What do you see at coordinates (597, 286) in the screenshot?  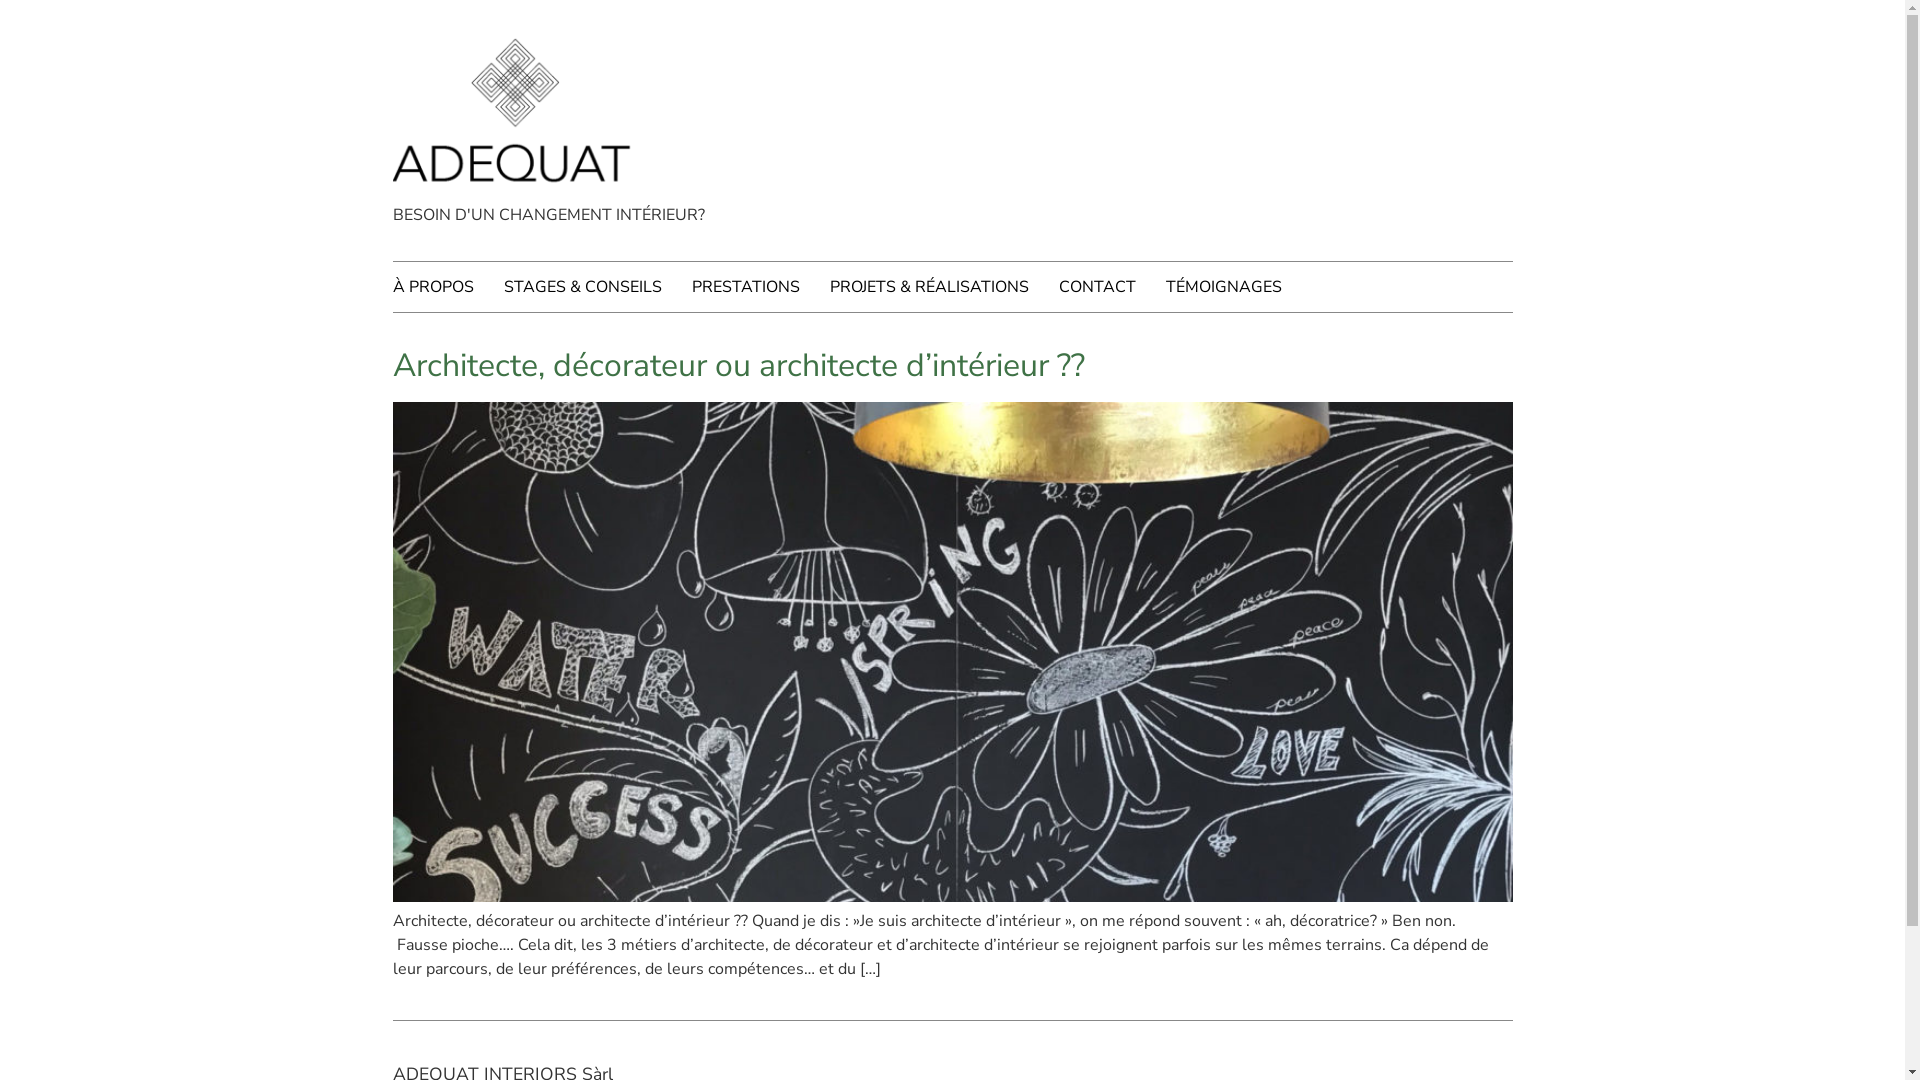 I see `'STAGES & CONSEILS'` at bounding box center [597, 286].